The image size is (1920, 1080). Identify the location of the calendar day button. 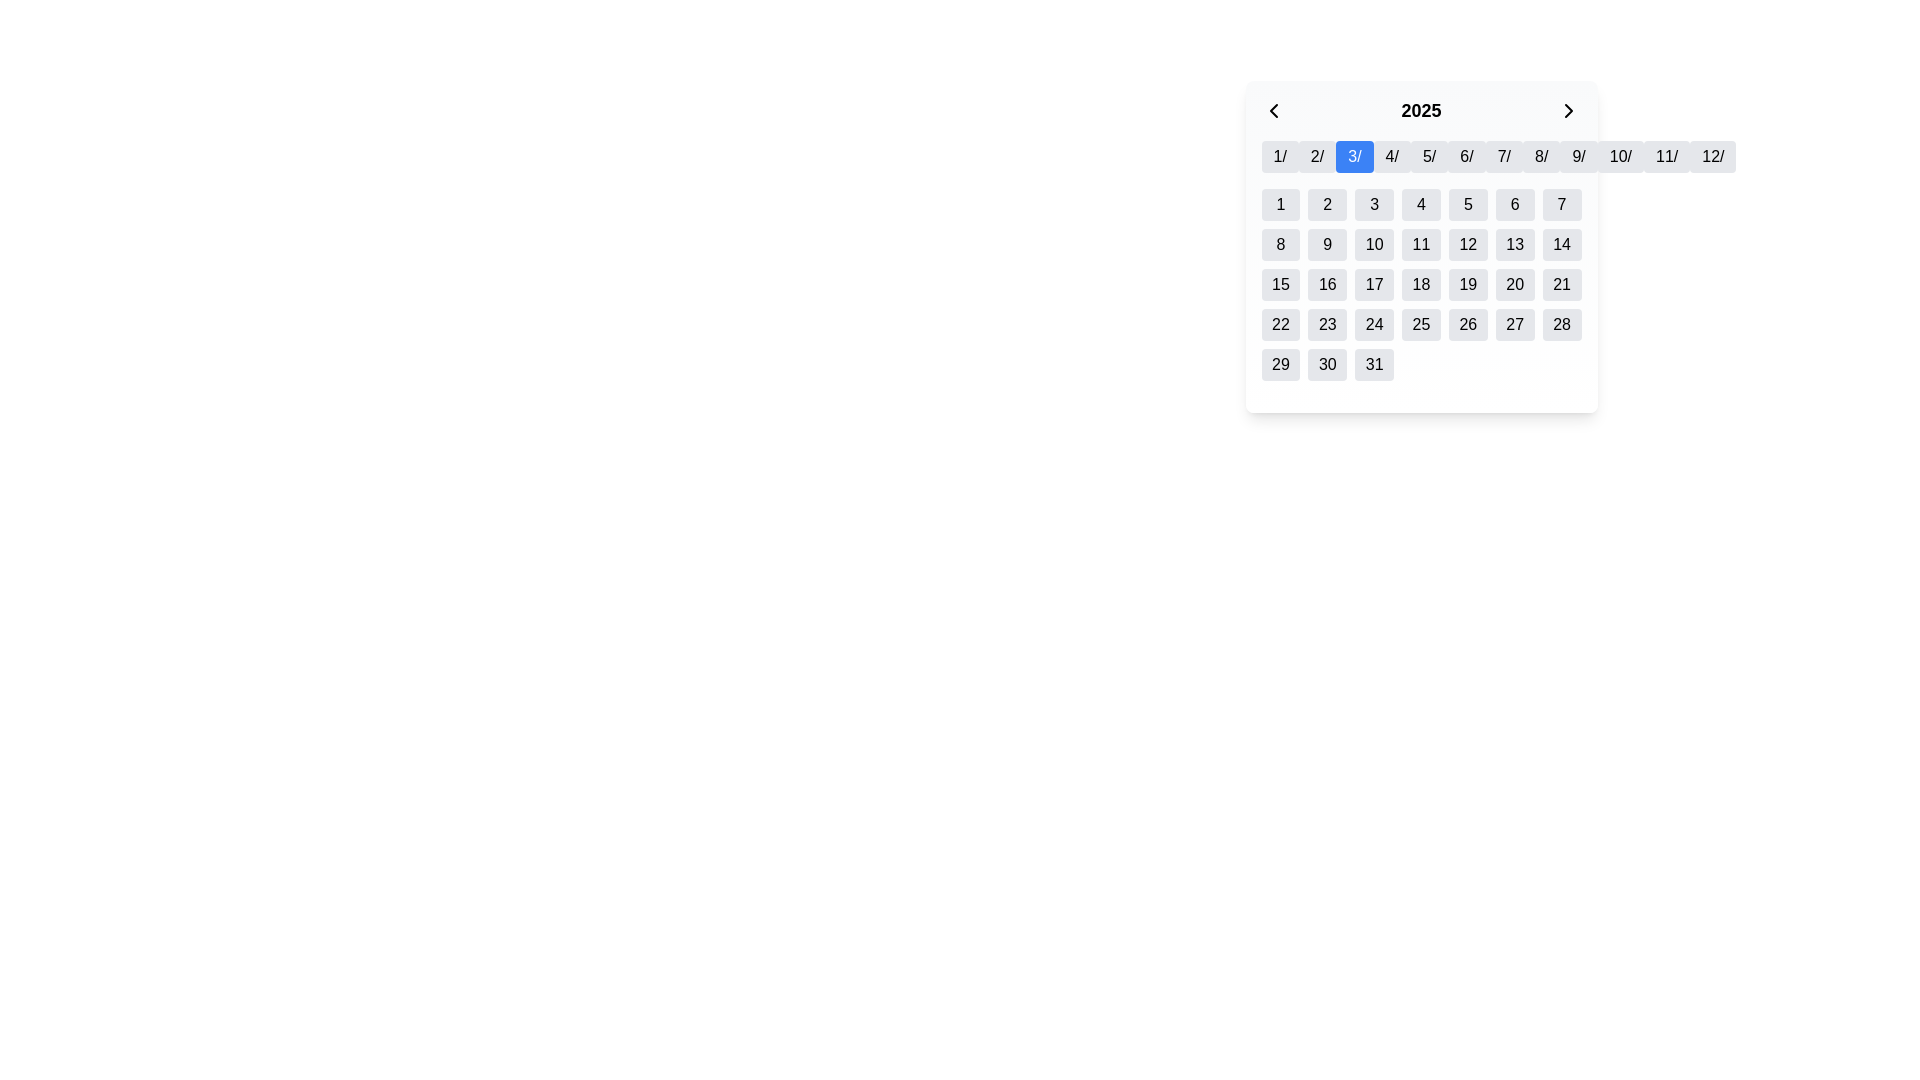
(1420, 285).